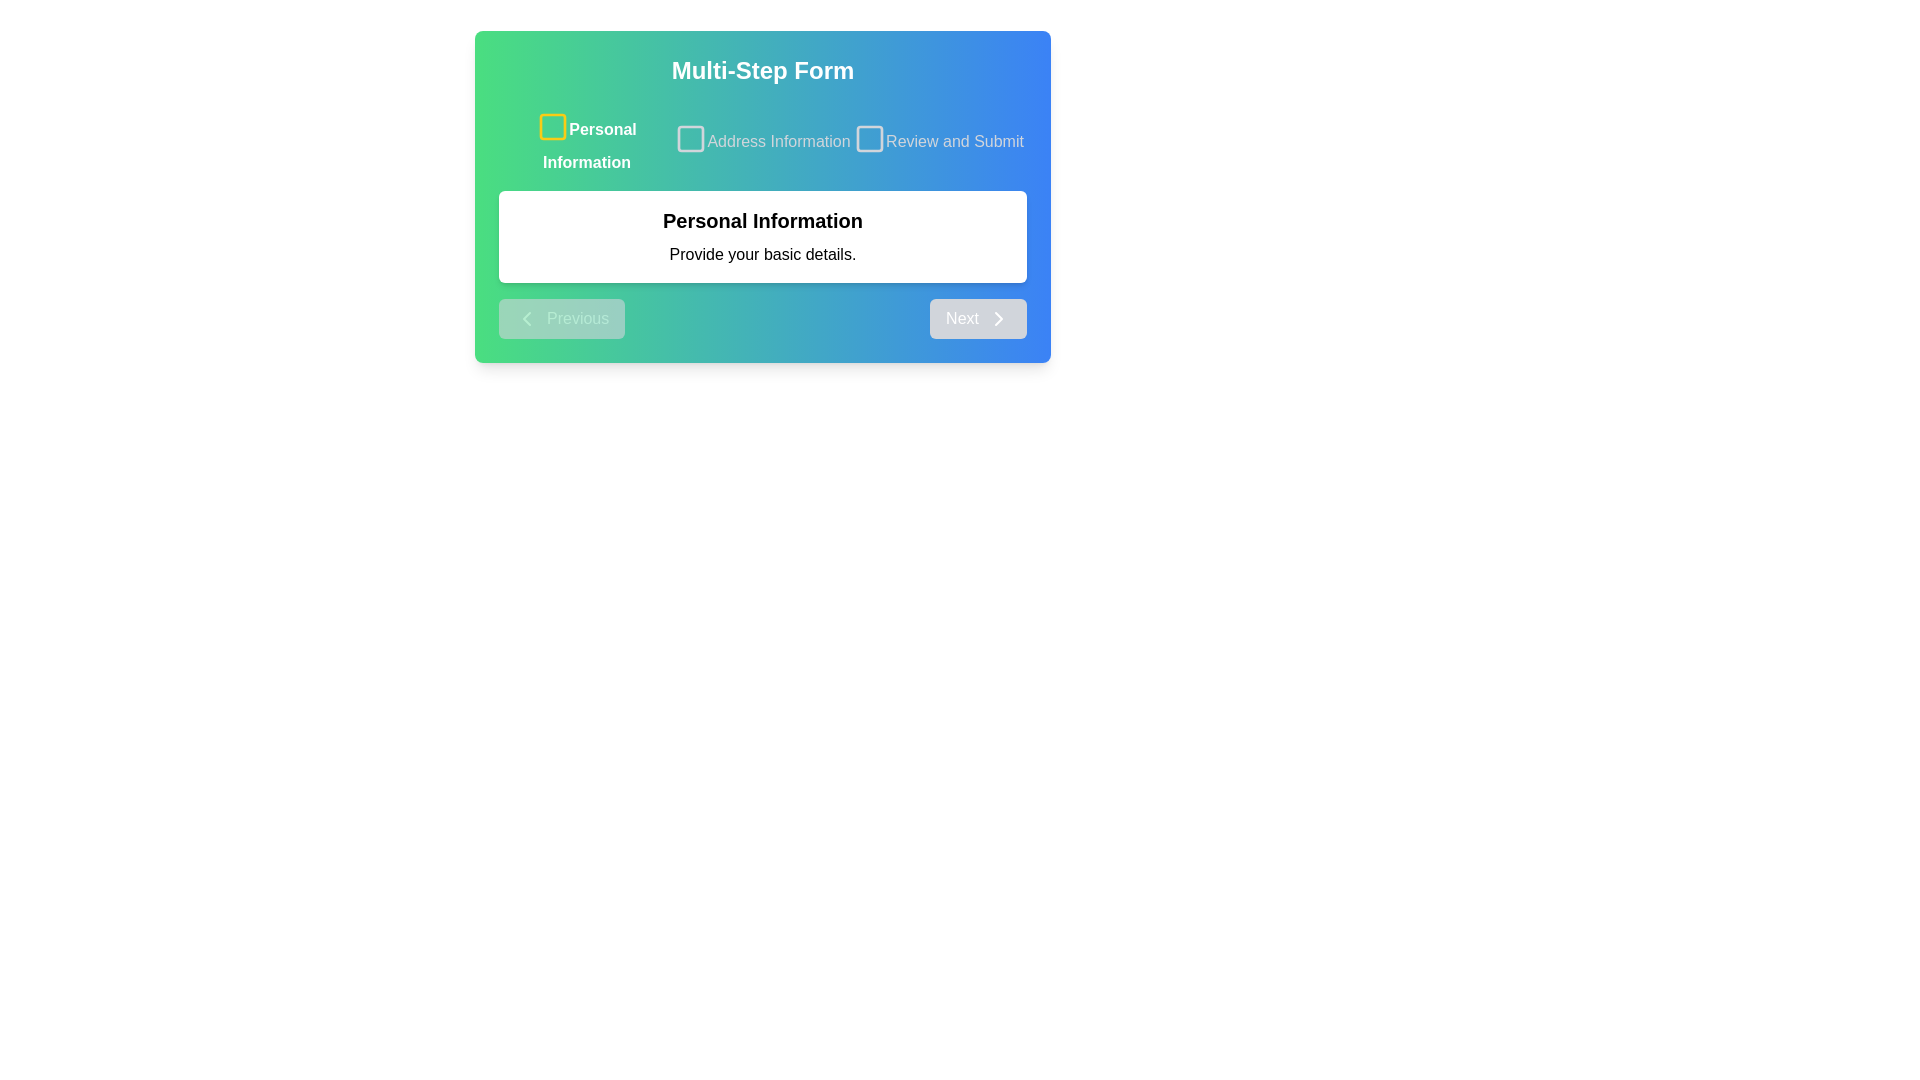  I want to click on the text element labeled 'Address Information' for interaction, so click(762, 141).